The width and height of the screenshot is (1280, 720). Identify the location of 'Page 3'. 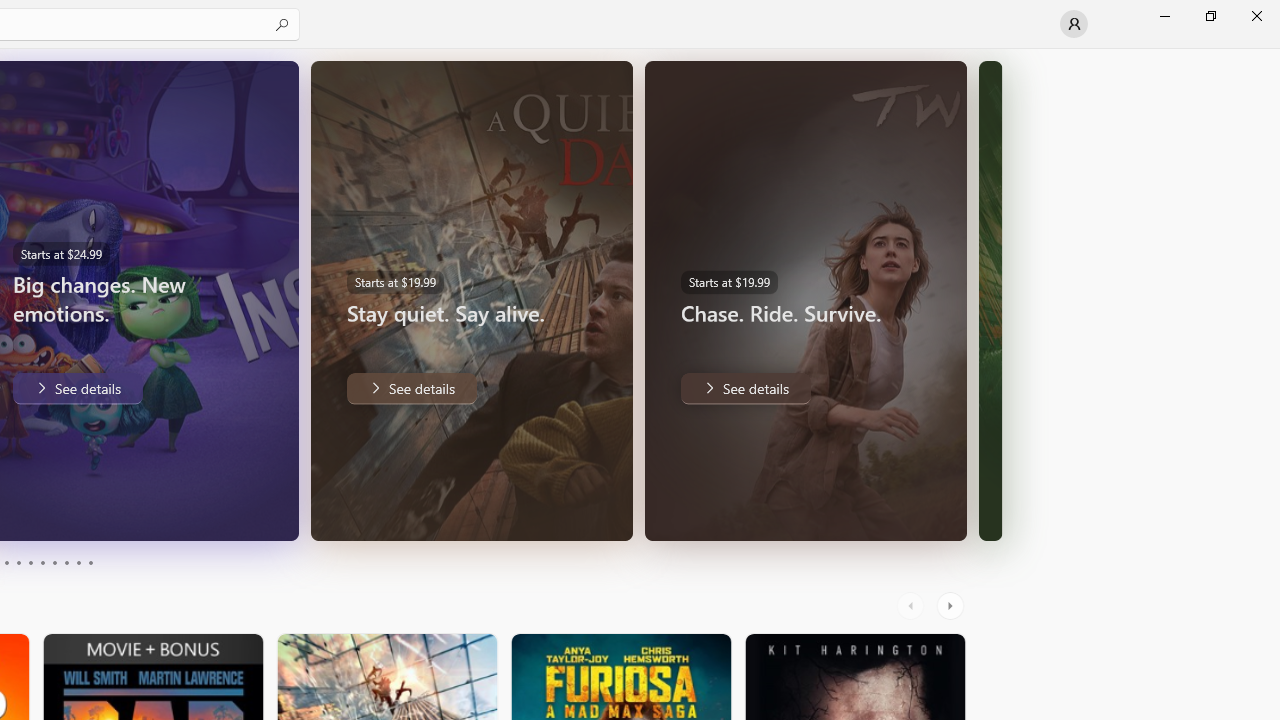
(5, 563).